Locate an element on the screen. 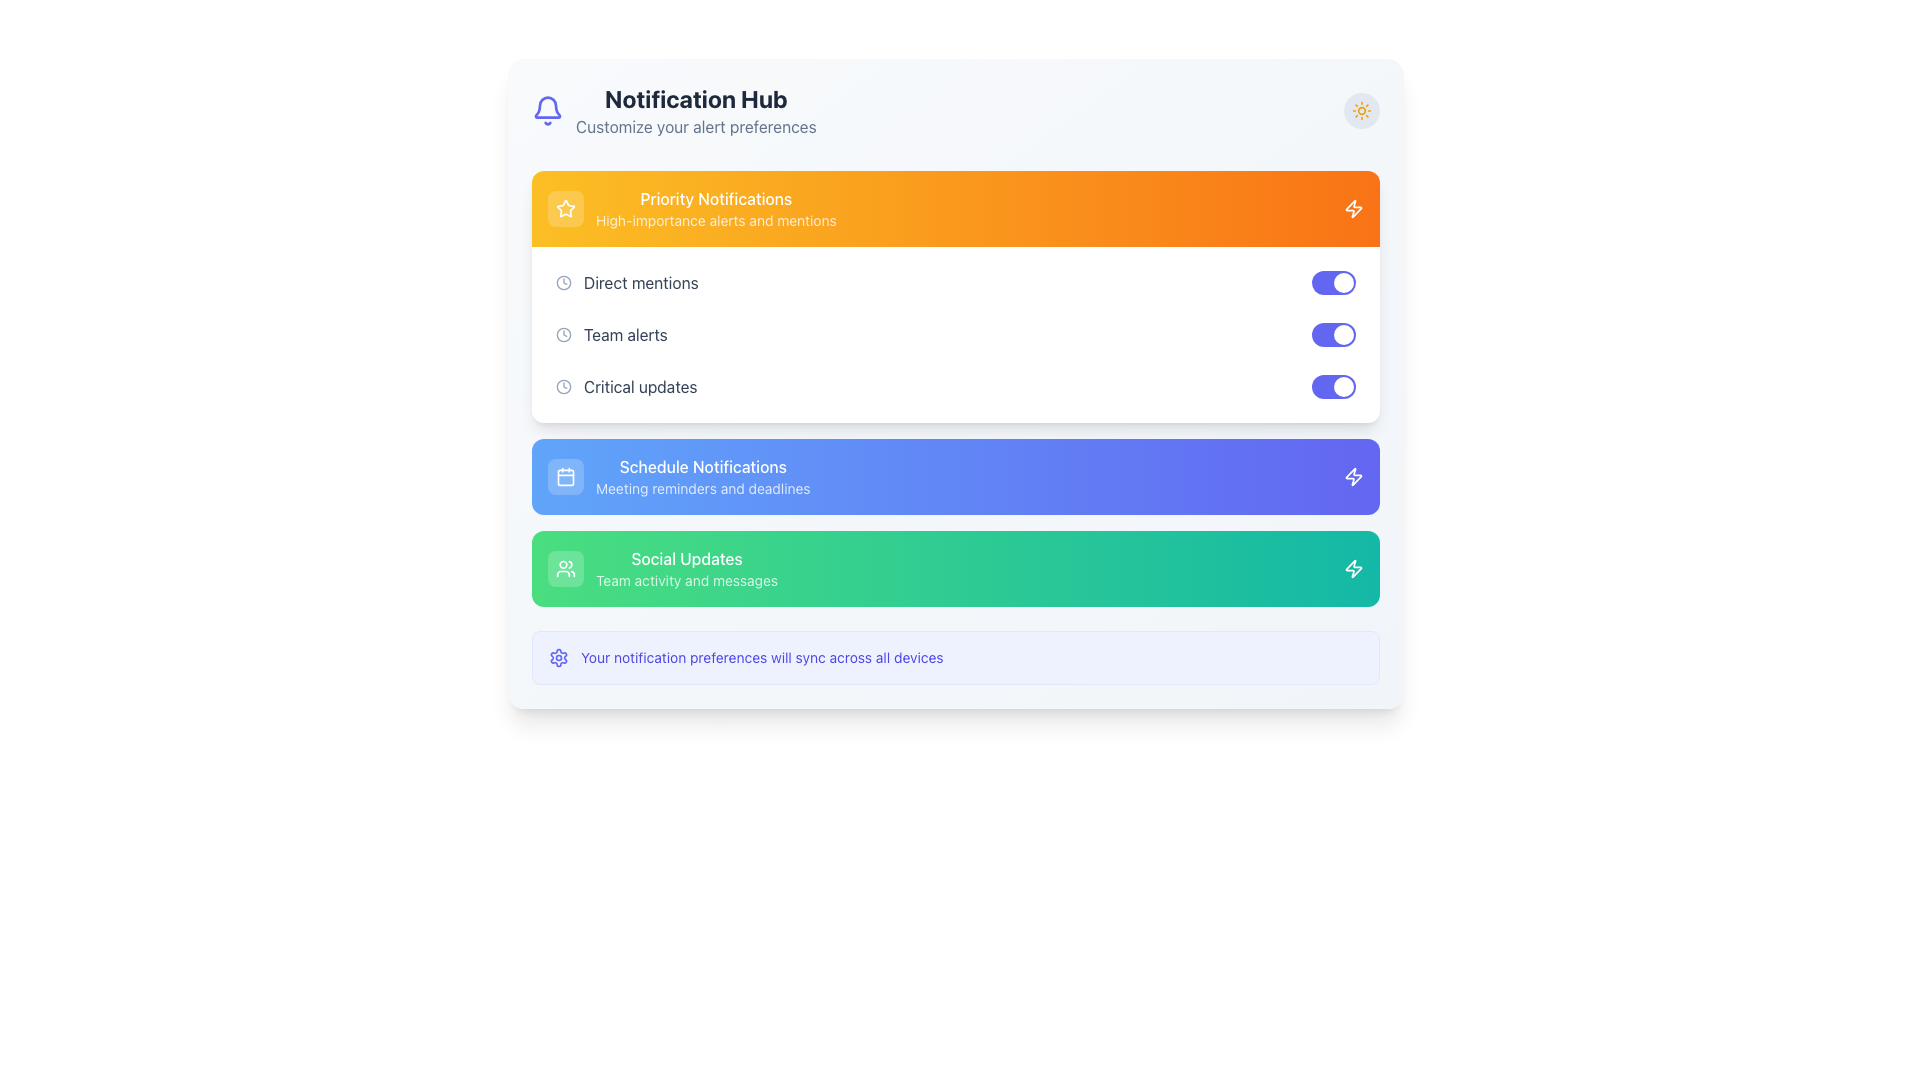 This screenshot has width=1920, height=1080. the toggle switch located in the 'Team alerts' section is located at coordinates (1334, 334).